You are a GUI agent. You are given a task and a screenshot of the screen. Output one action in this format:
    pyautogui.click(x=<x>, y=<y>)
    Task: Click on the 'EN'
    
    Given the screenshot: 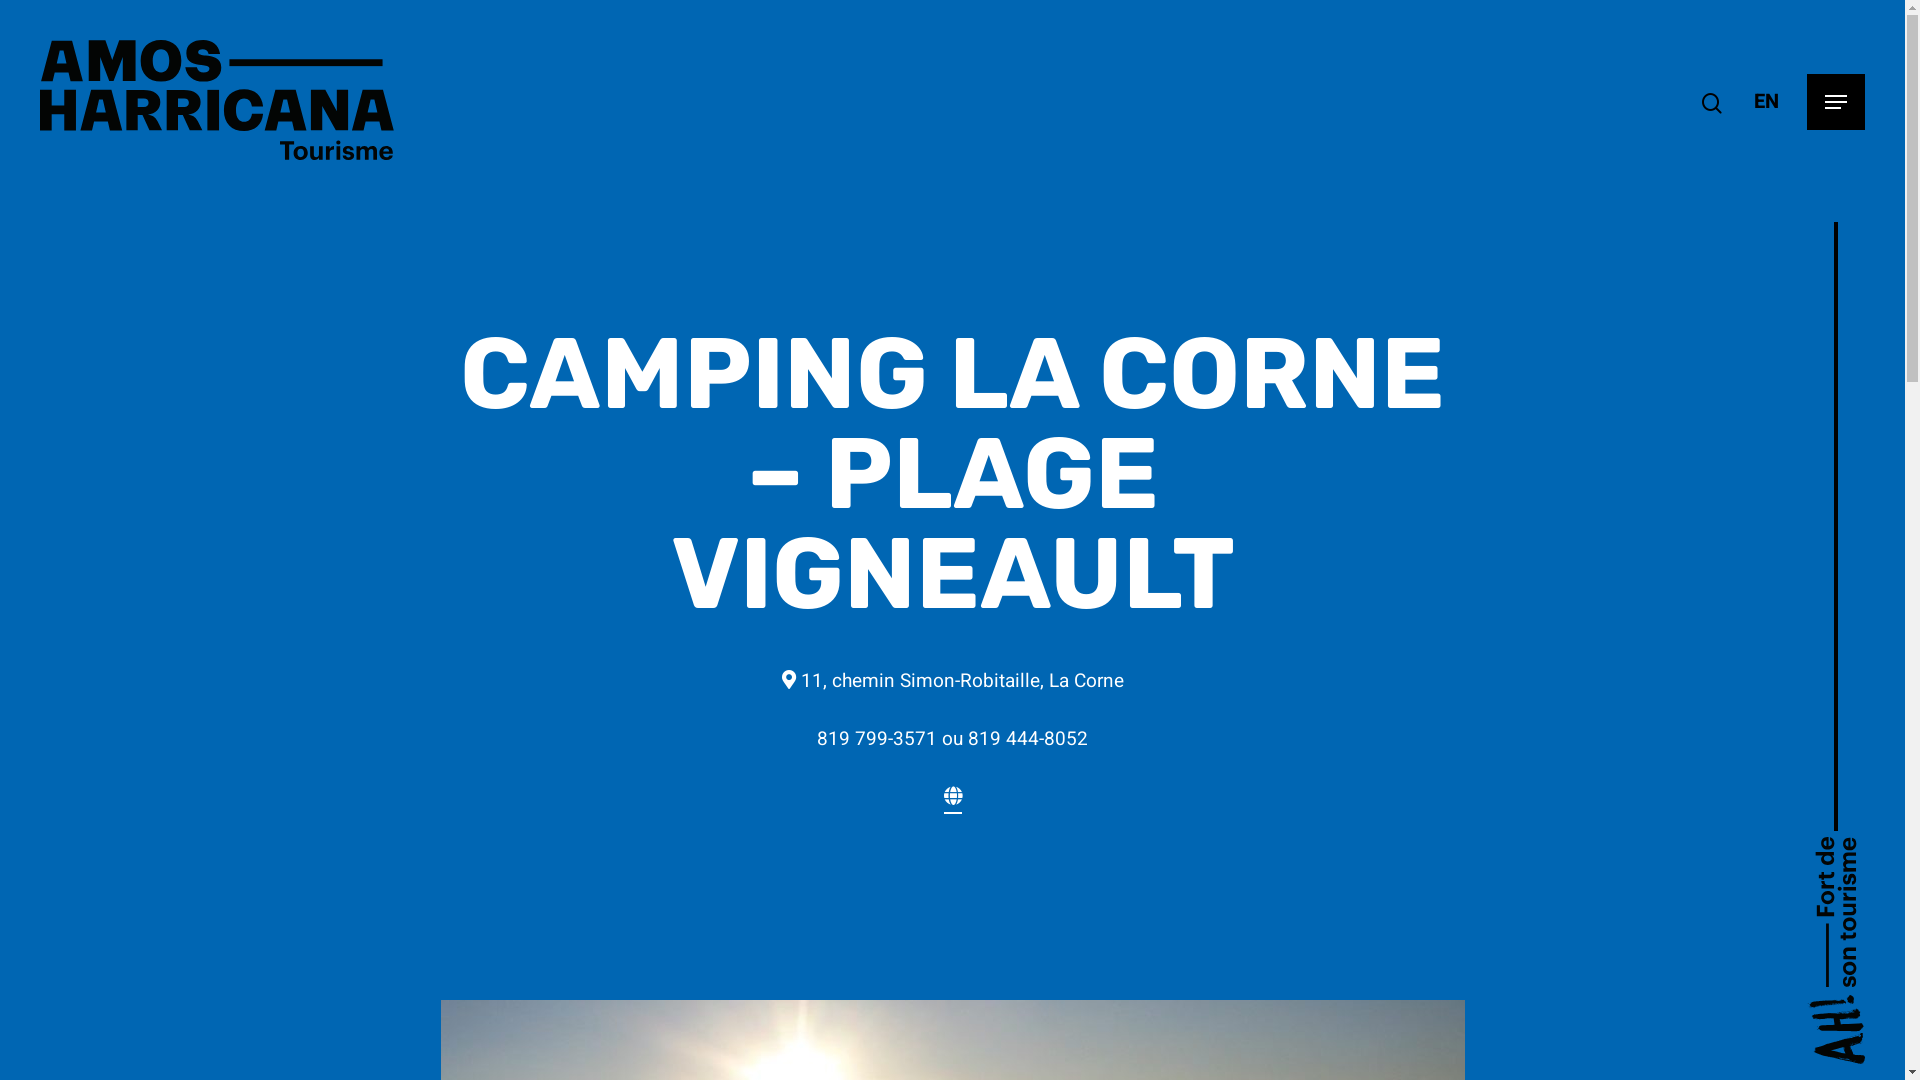 What is the action you would take?
    pyautogui.click(x=1766, y=101)
    